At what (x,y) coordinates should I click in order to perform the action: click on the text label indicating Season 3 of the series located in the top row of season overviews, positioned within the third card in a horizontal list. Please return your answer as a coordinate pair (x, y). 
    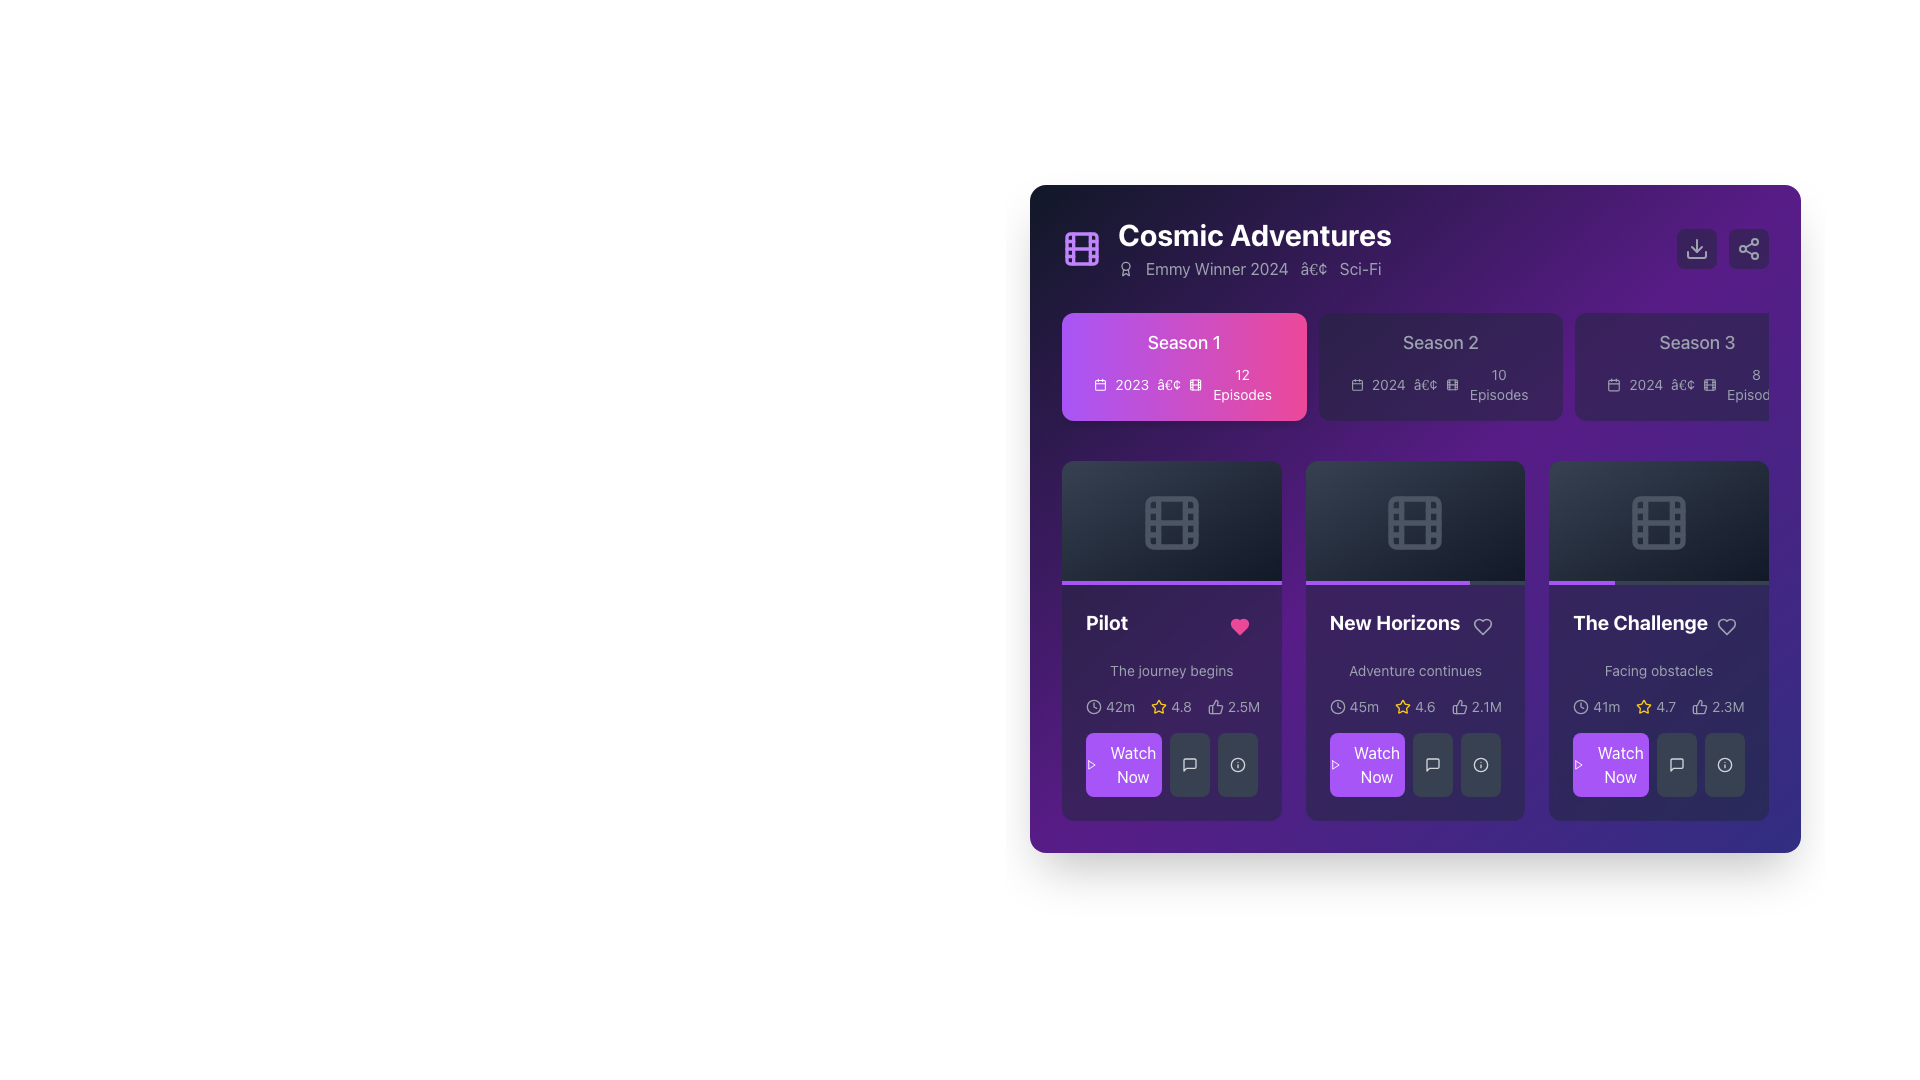
    Looking at the image, I should click on (1696, 342).